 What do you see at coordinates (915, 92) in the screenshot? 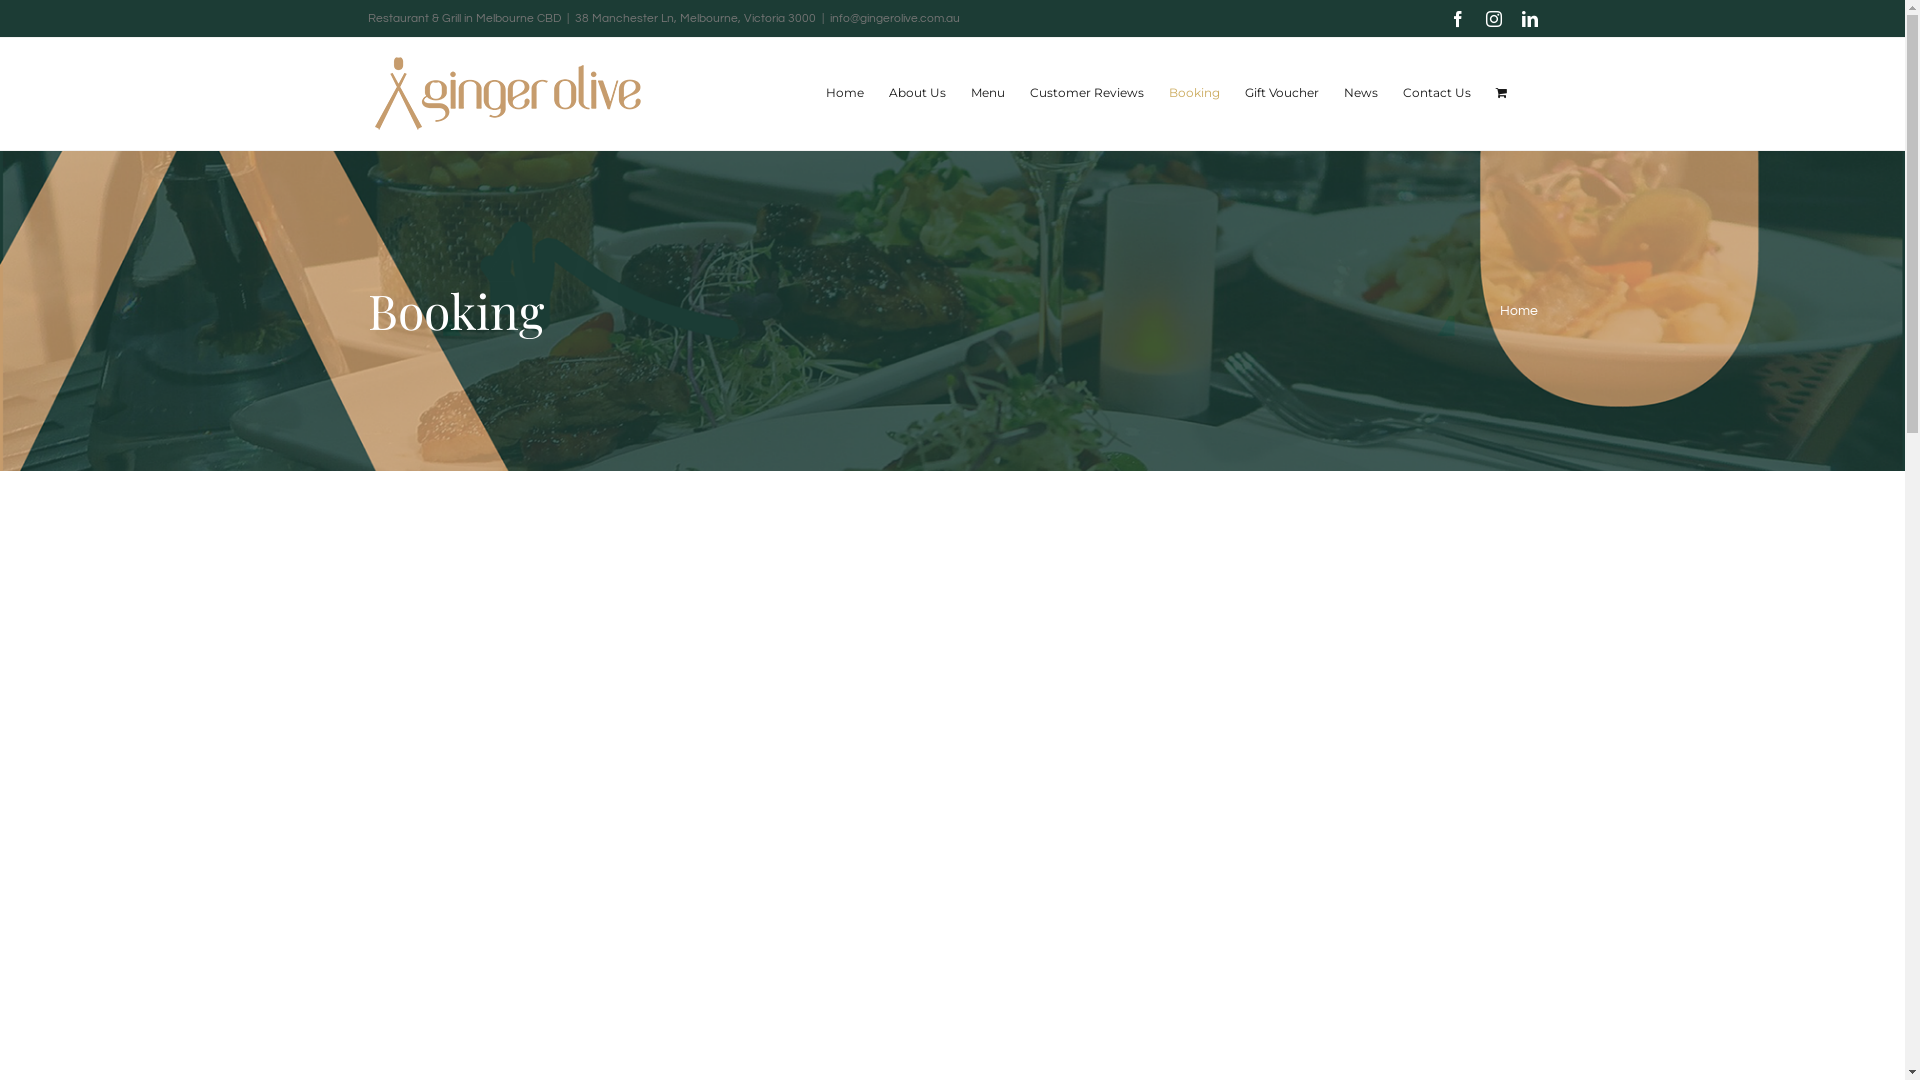
I see `'About Us'` at bounding box center [915, 92].